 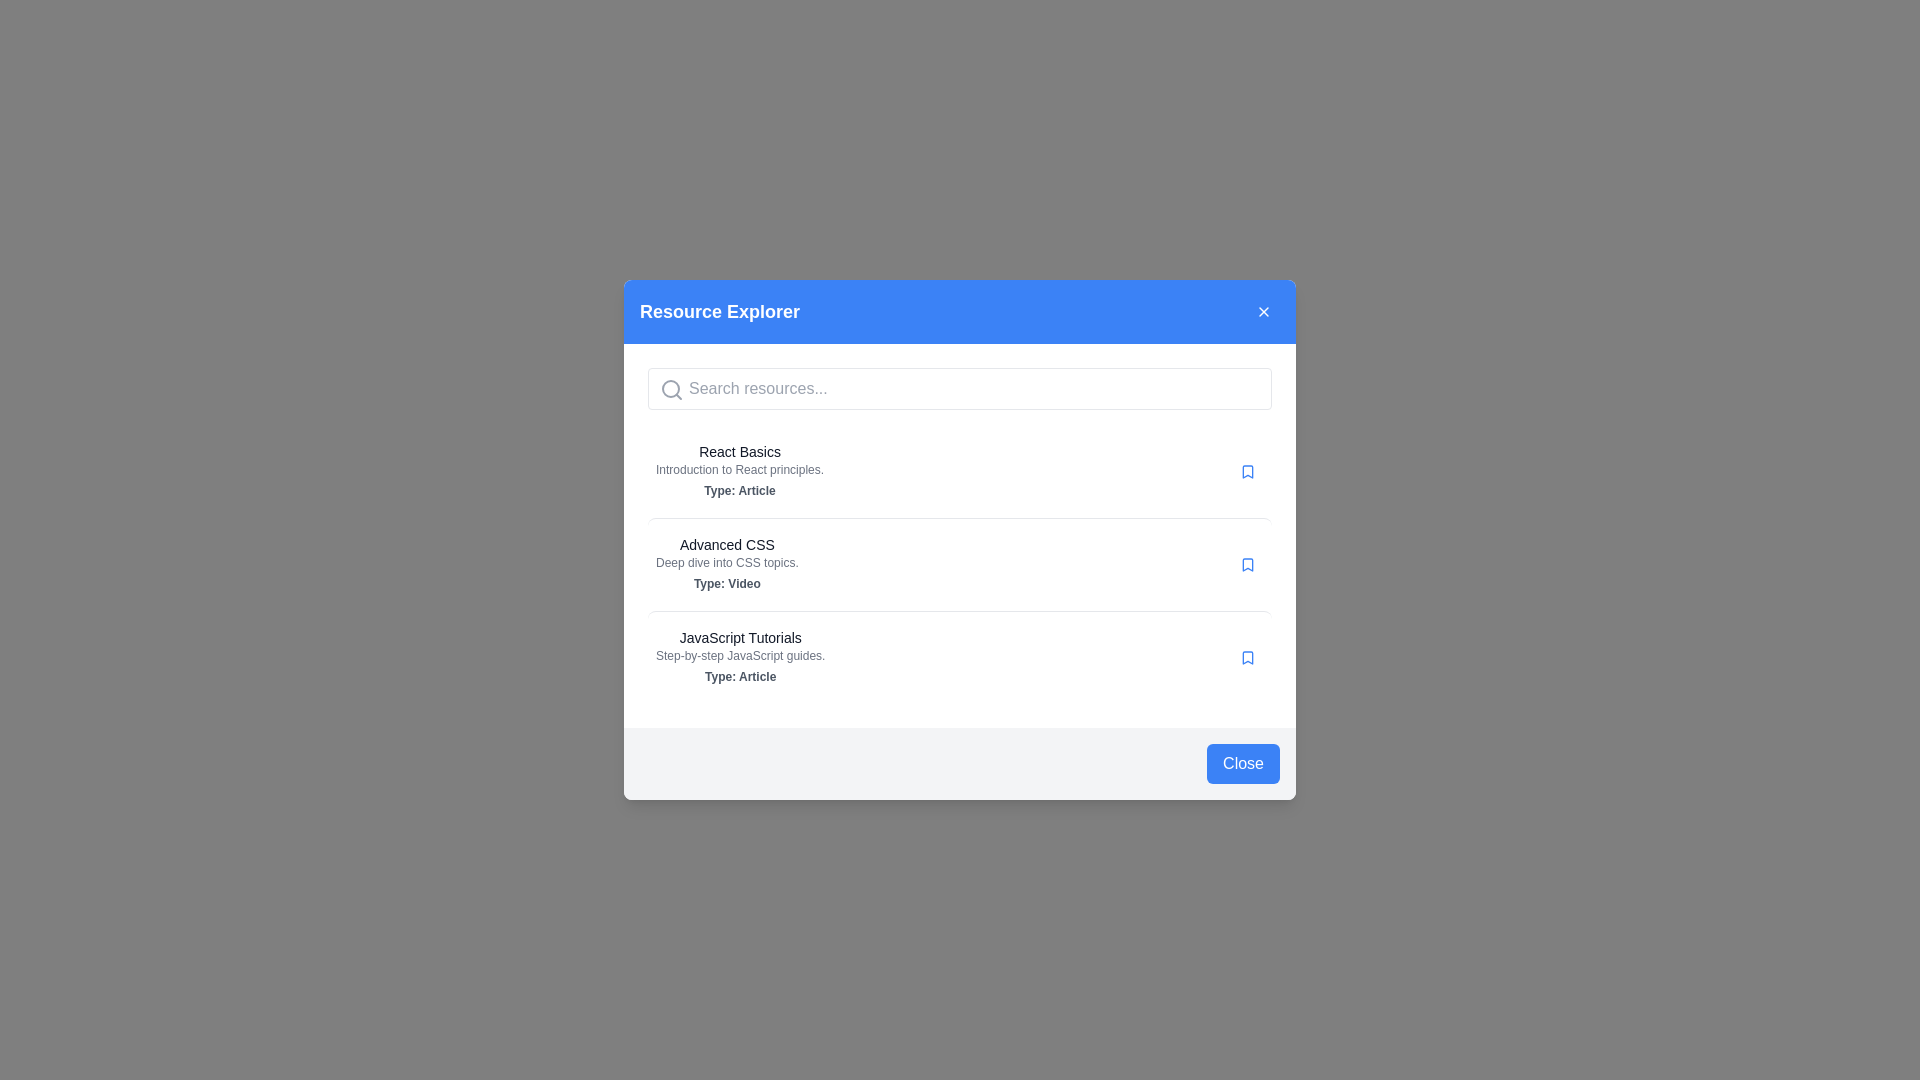 I want to click on the blue bookmark icon with a rounded shape located to the far right of the second entry in the resource list, so click(x=1247, y=564).